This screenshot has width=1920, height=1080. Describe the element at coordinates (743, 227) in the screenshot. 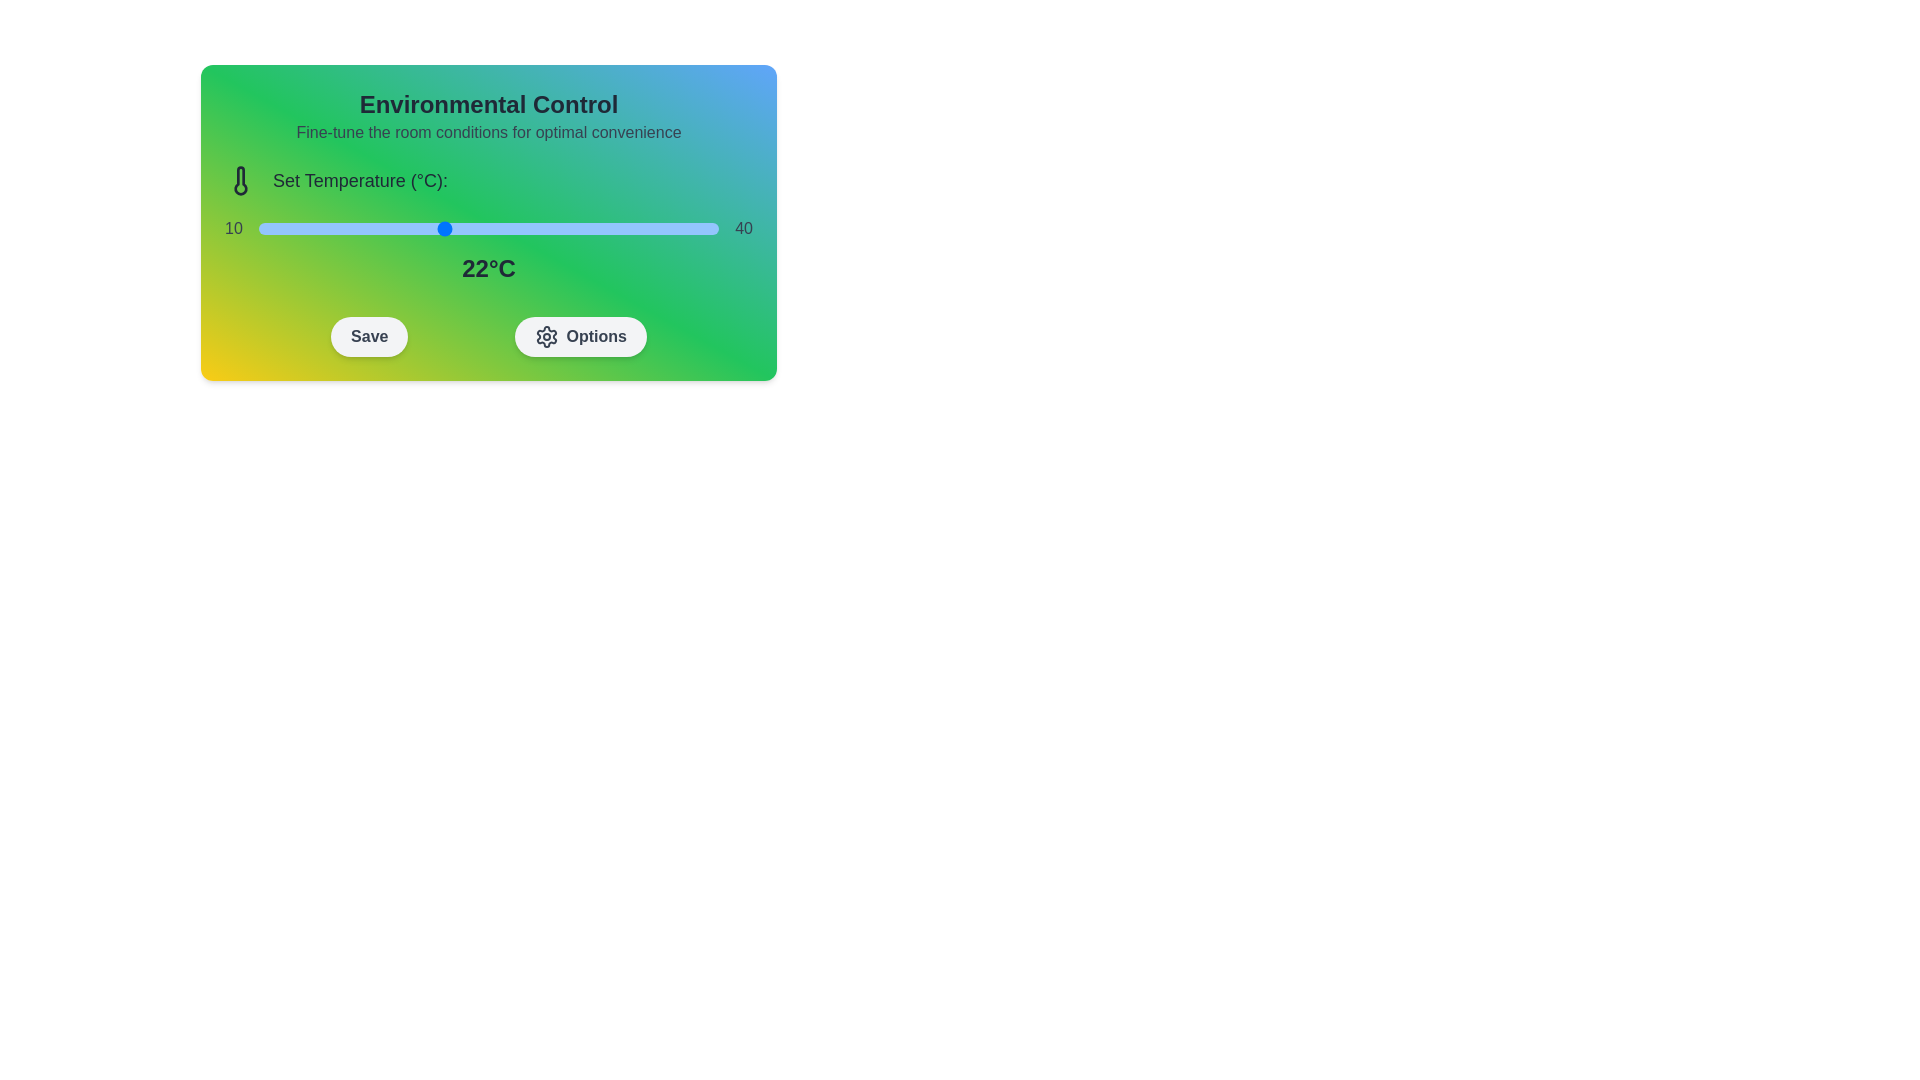

I see `the Text label displaying the numeric value '40', which is styled in medium weight light-grey font and positioned at the far right of a horizontal arrangement with a numeric value '10' on the left and a range slider in the center` at that location.